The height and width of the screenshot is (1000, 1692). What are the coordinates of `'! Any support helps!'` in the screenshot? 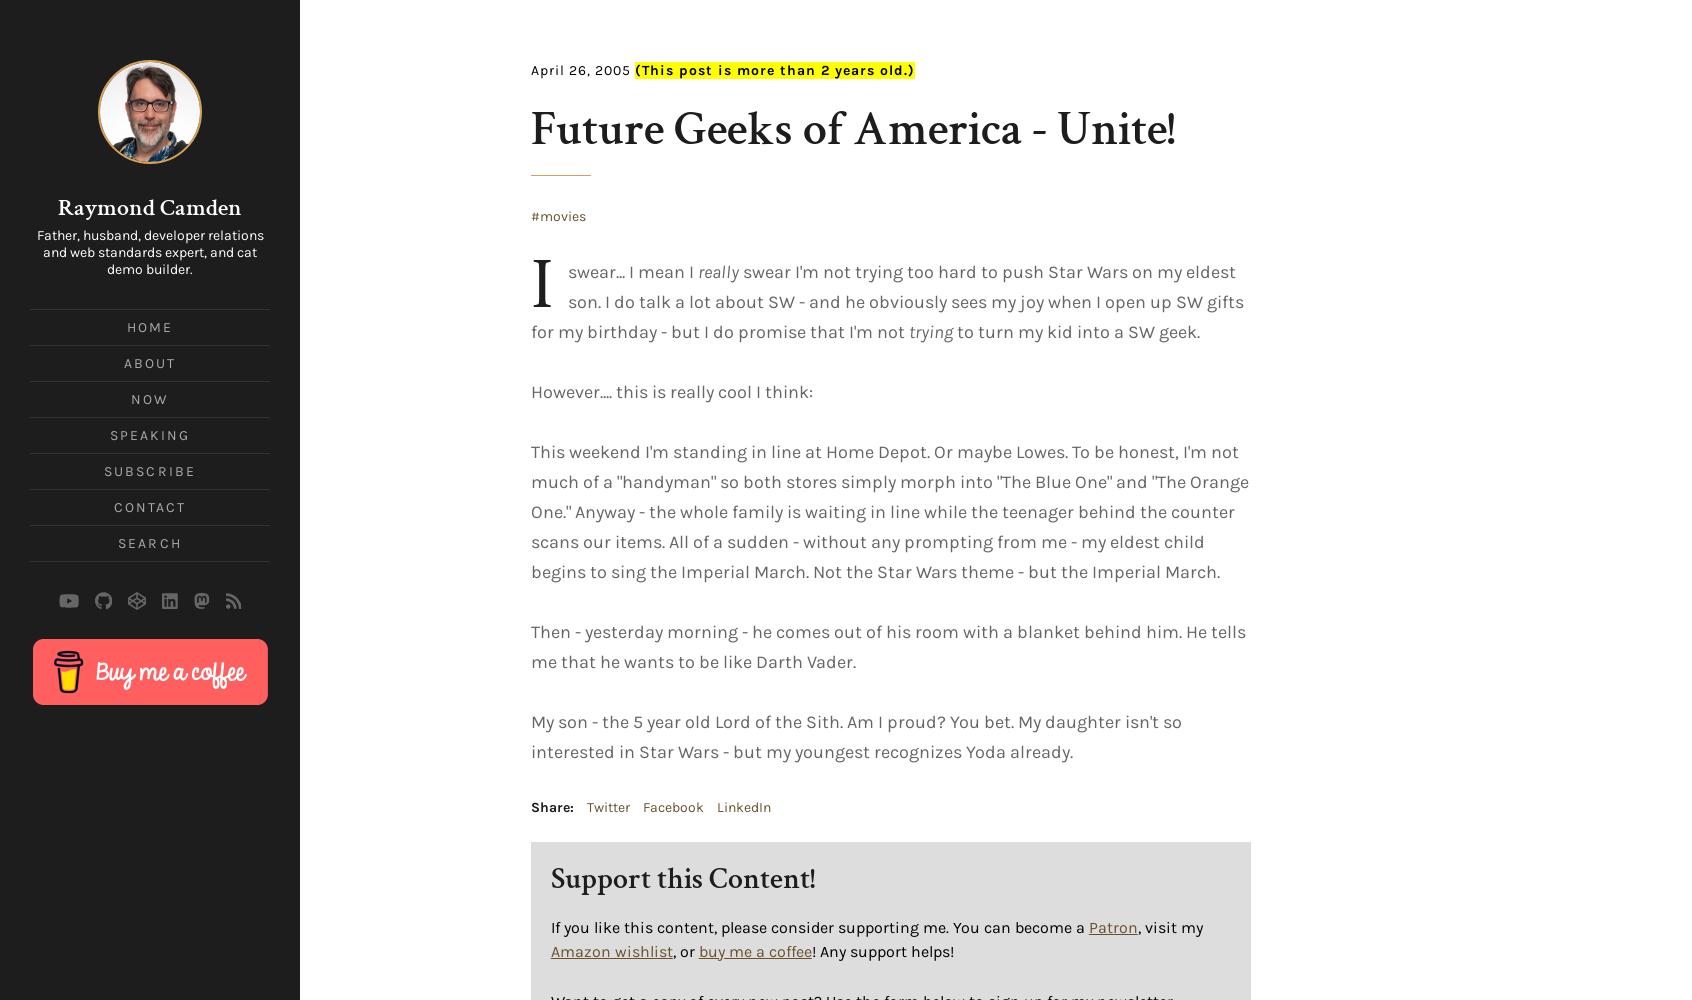 It's located at (881, 949).